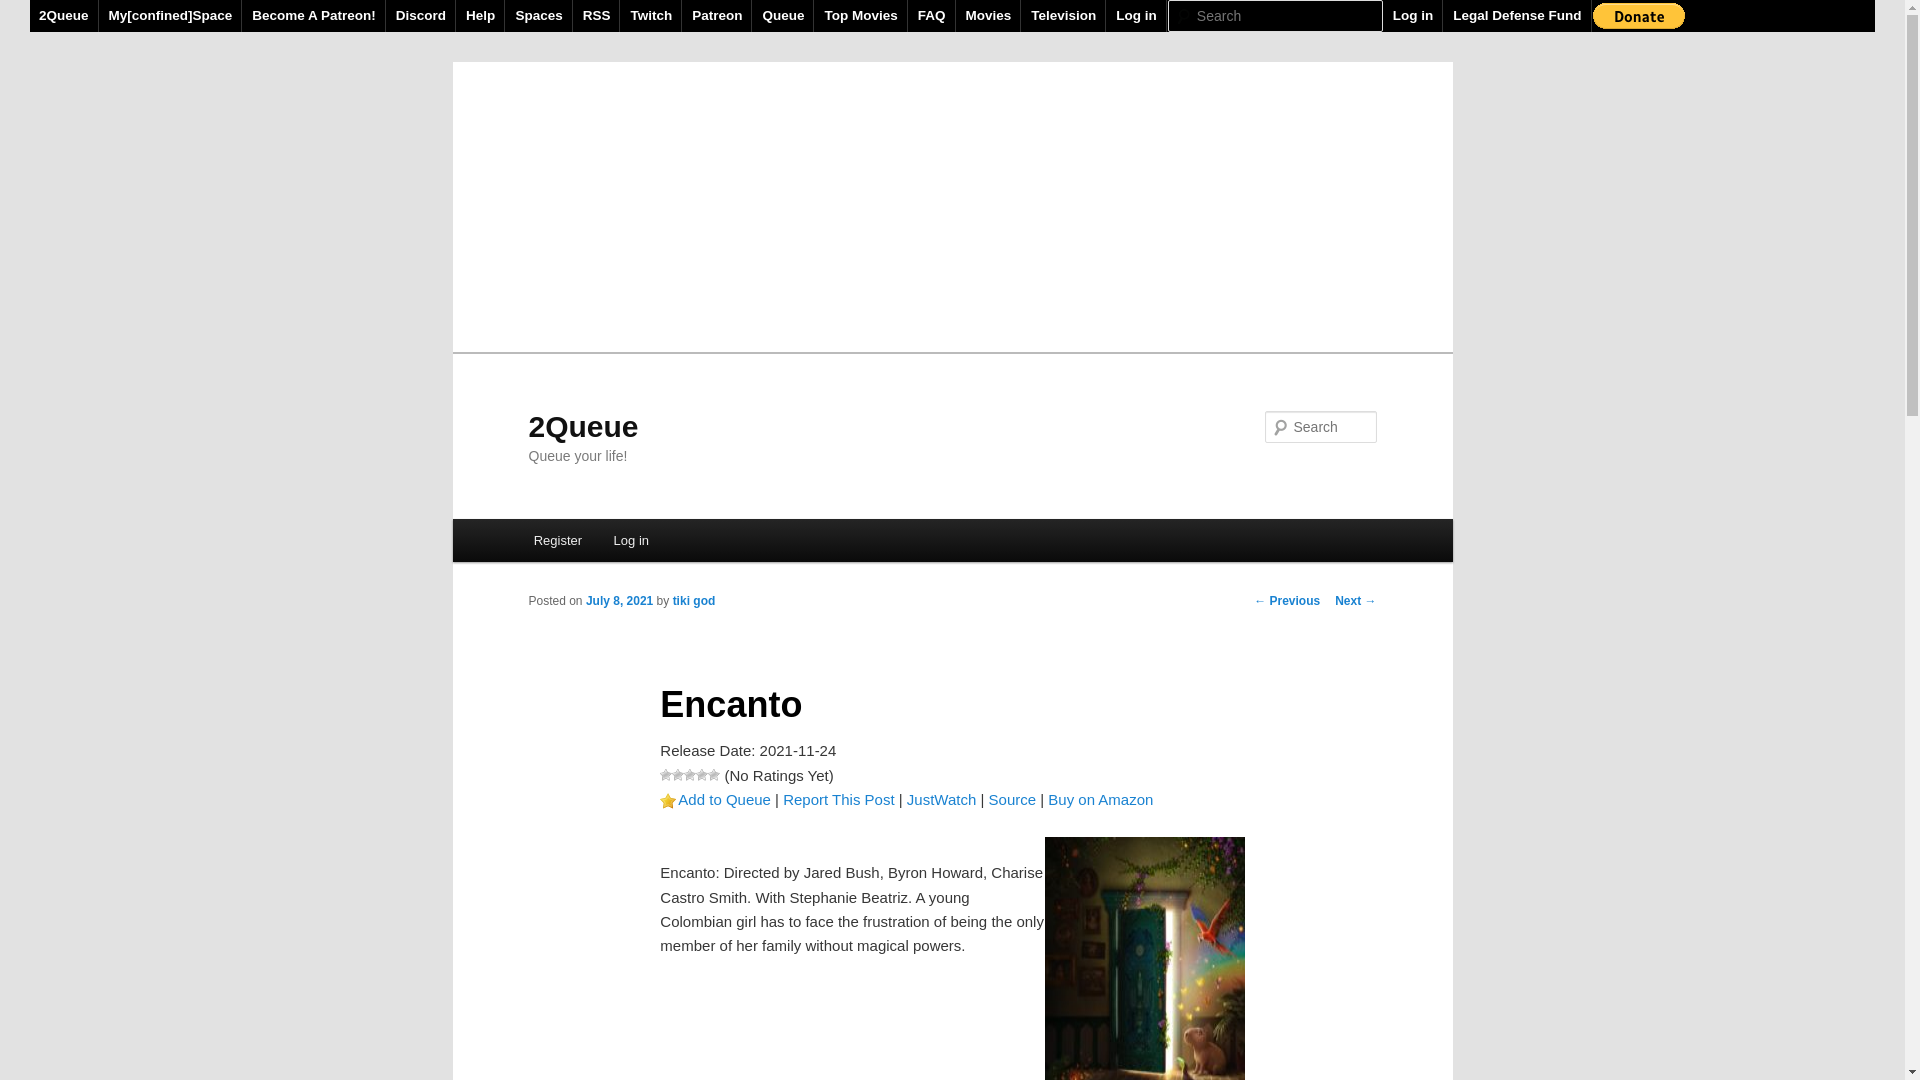  What do you see at coordinates (420, 15) in the screenshot?
I see `'Discord'` at bounding box center [420, 15].